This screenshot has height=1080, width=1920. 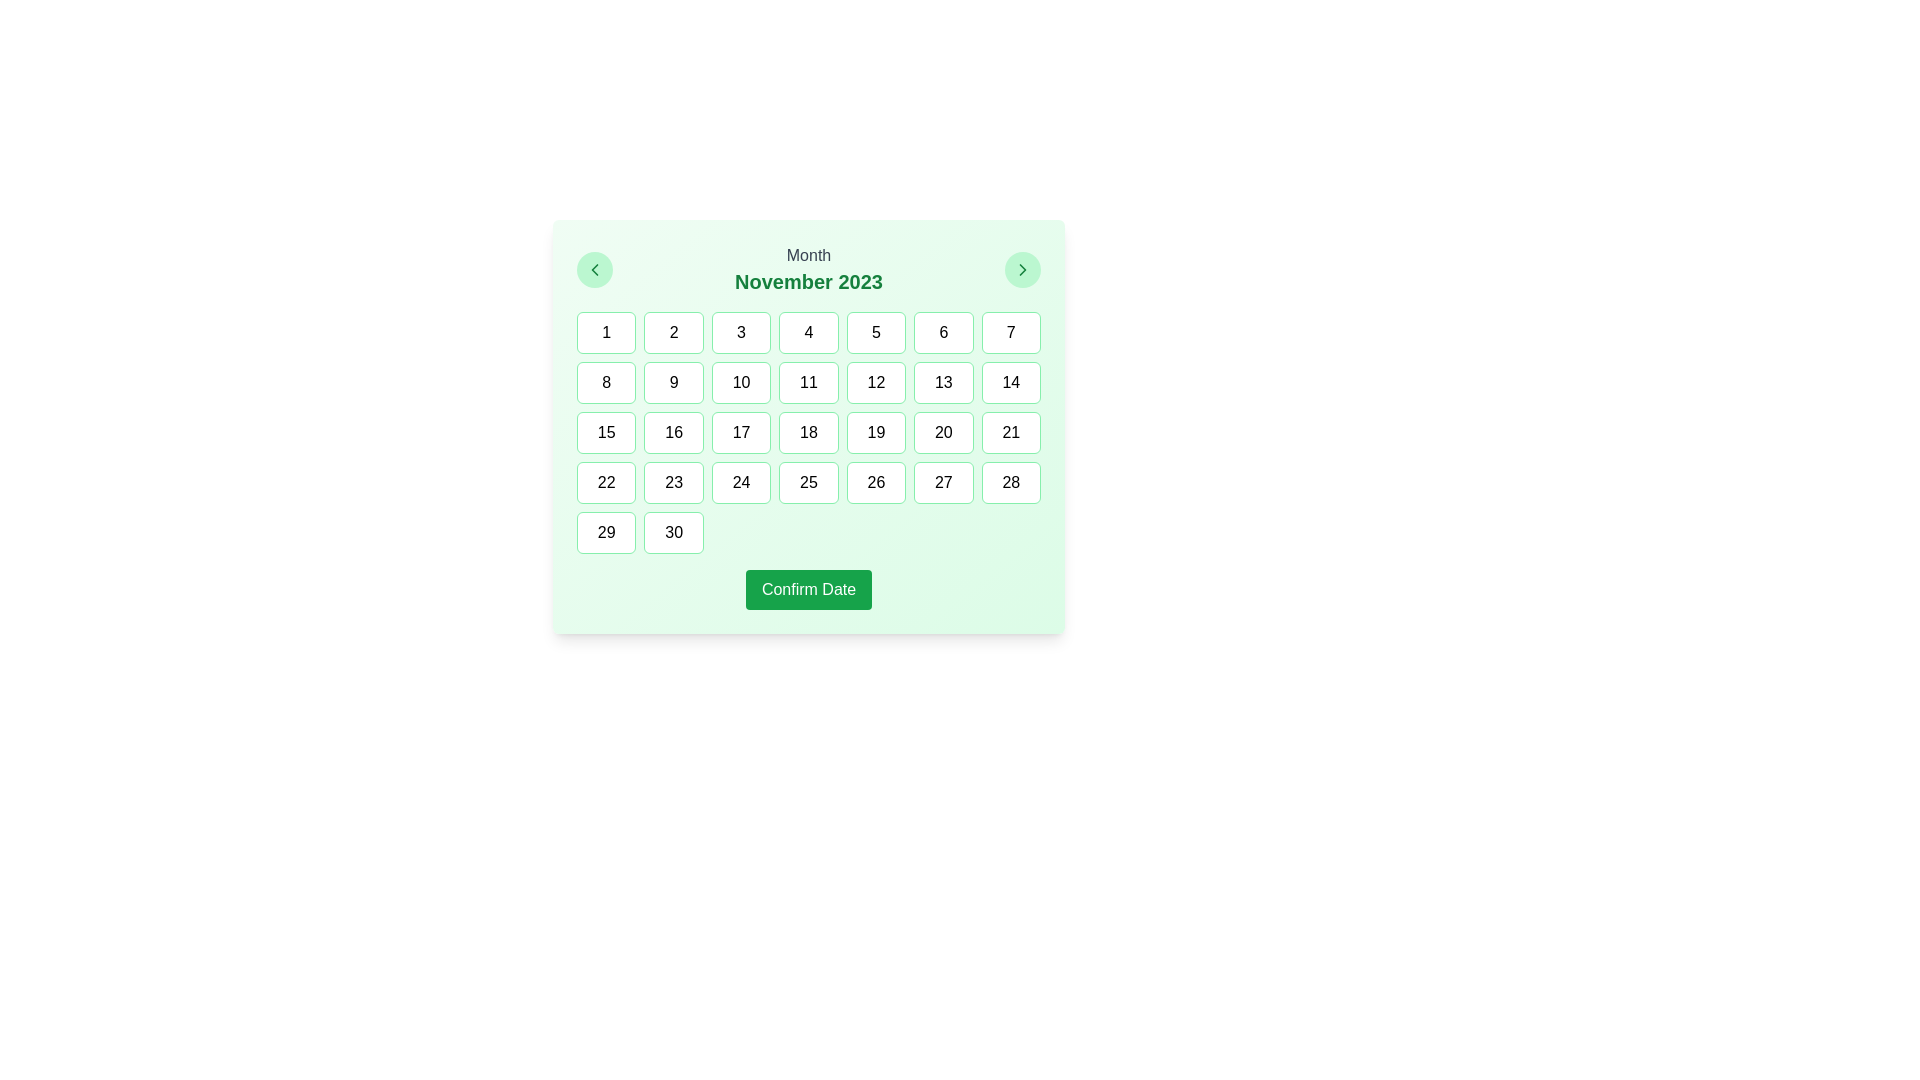 What do you see at coordinates (876, 482) in the screenshot?
I see `the date selection button for '26' in the calendar grid, located in the fourth row and fifth column, to observe its hover effects` at bounding box center [876, 482].